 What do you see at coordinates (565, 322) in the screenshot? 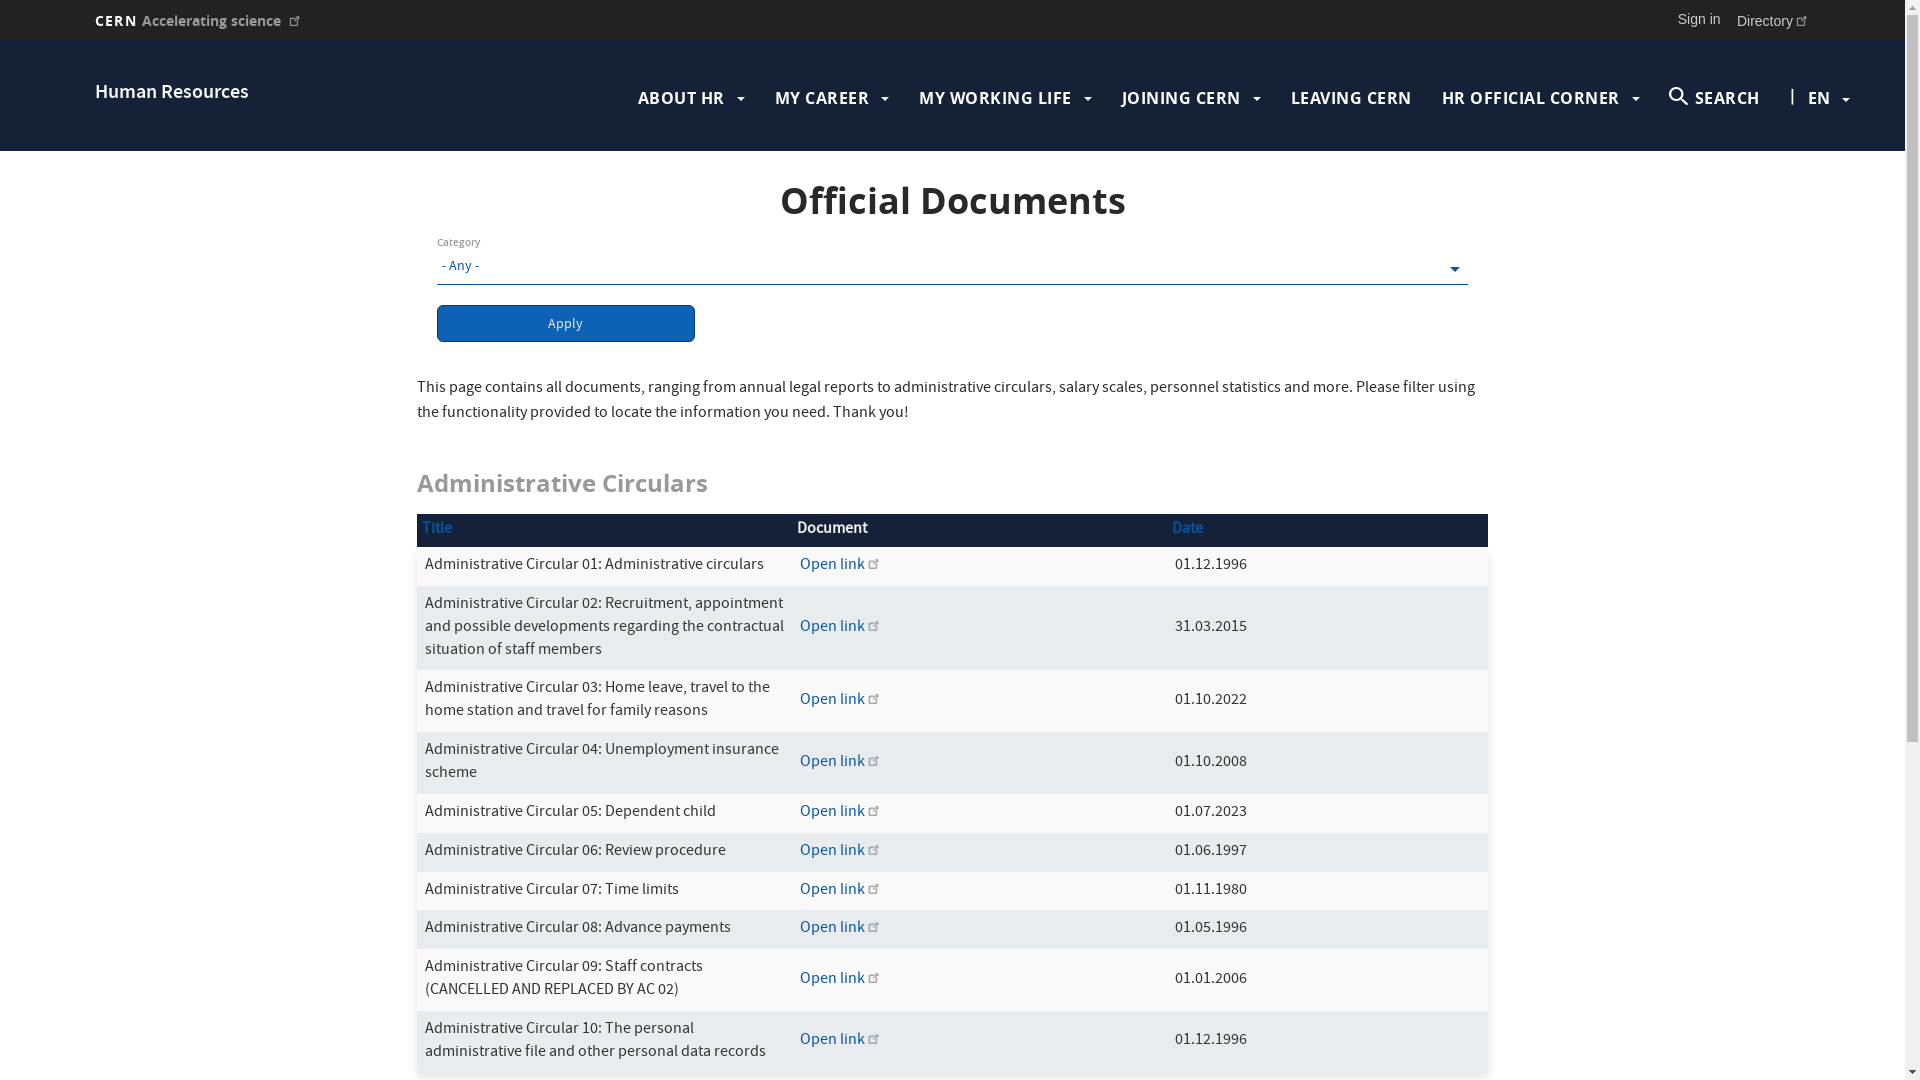
I see `'Apply'` at bounding box center [565, 322].